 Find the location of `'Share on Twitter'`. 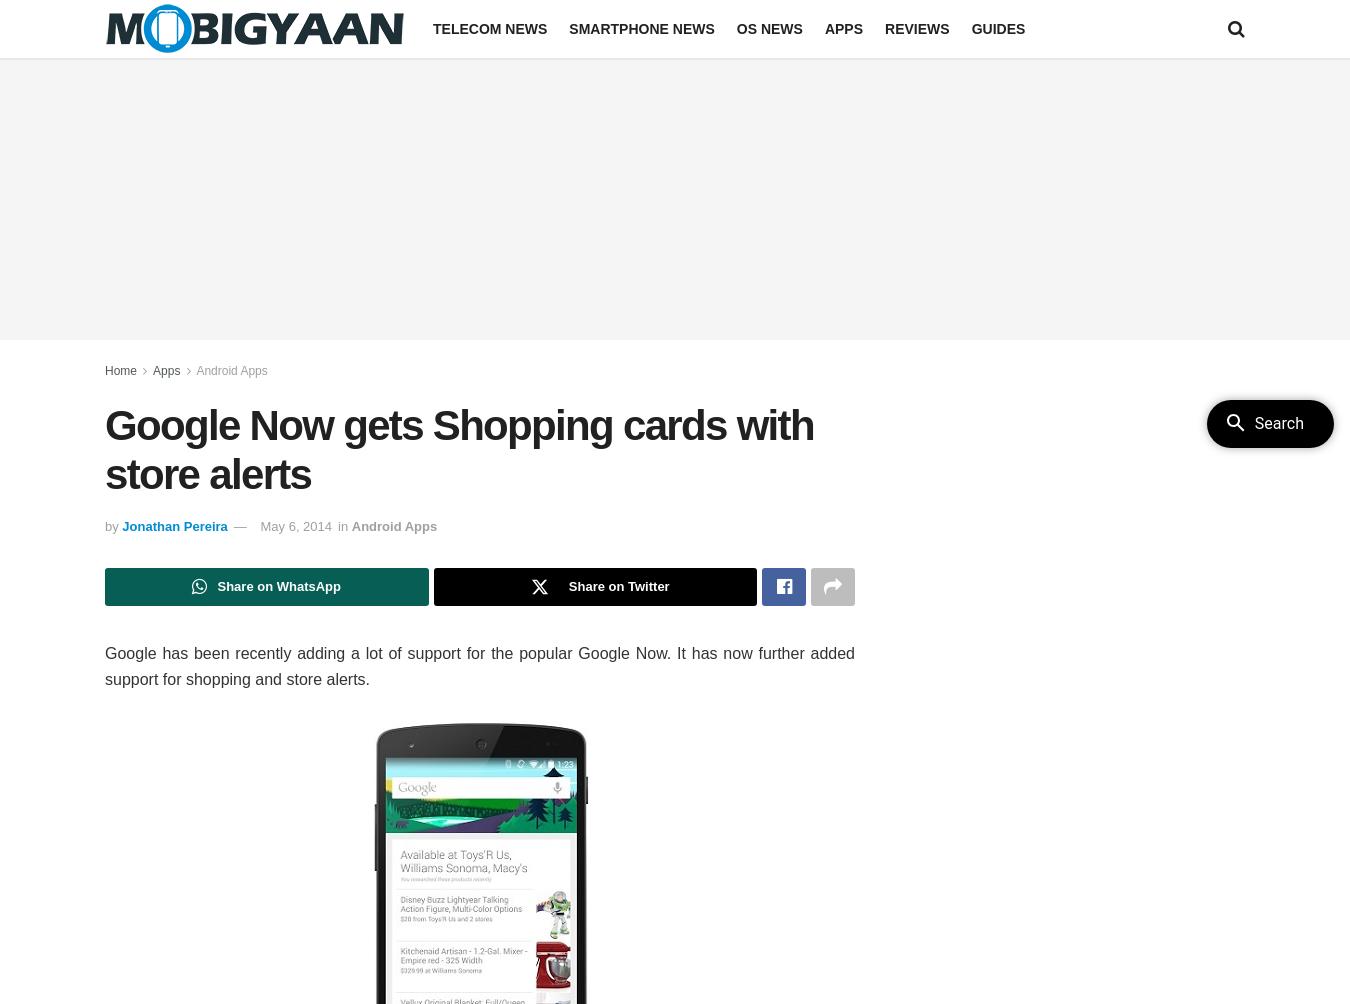

'Share on Twitter' is located at coordinates (567, 586).